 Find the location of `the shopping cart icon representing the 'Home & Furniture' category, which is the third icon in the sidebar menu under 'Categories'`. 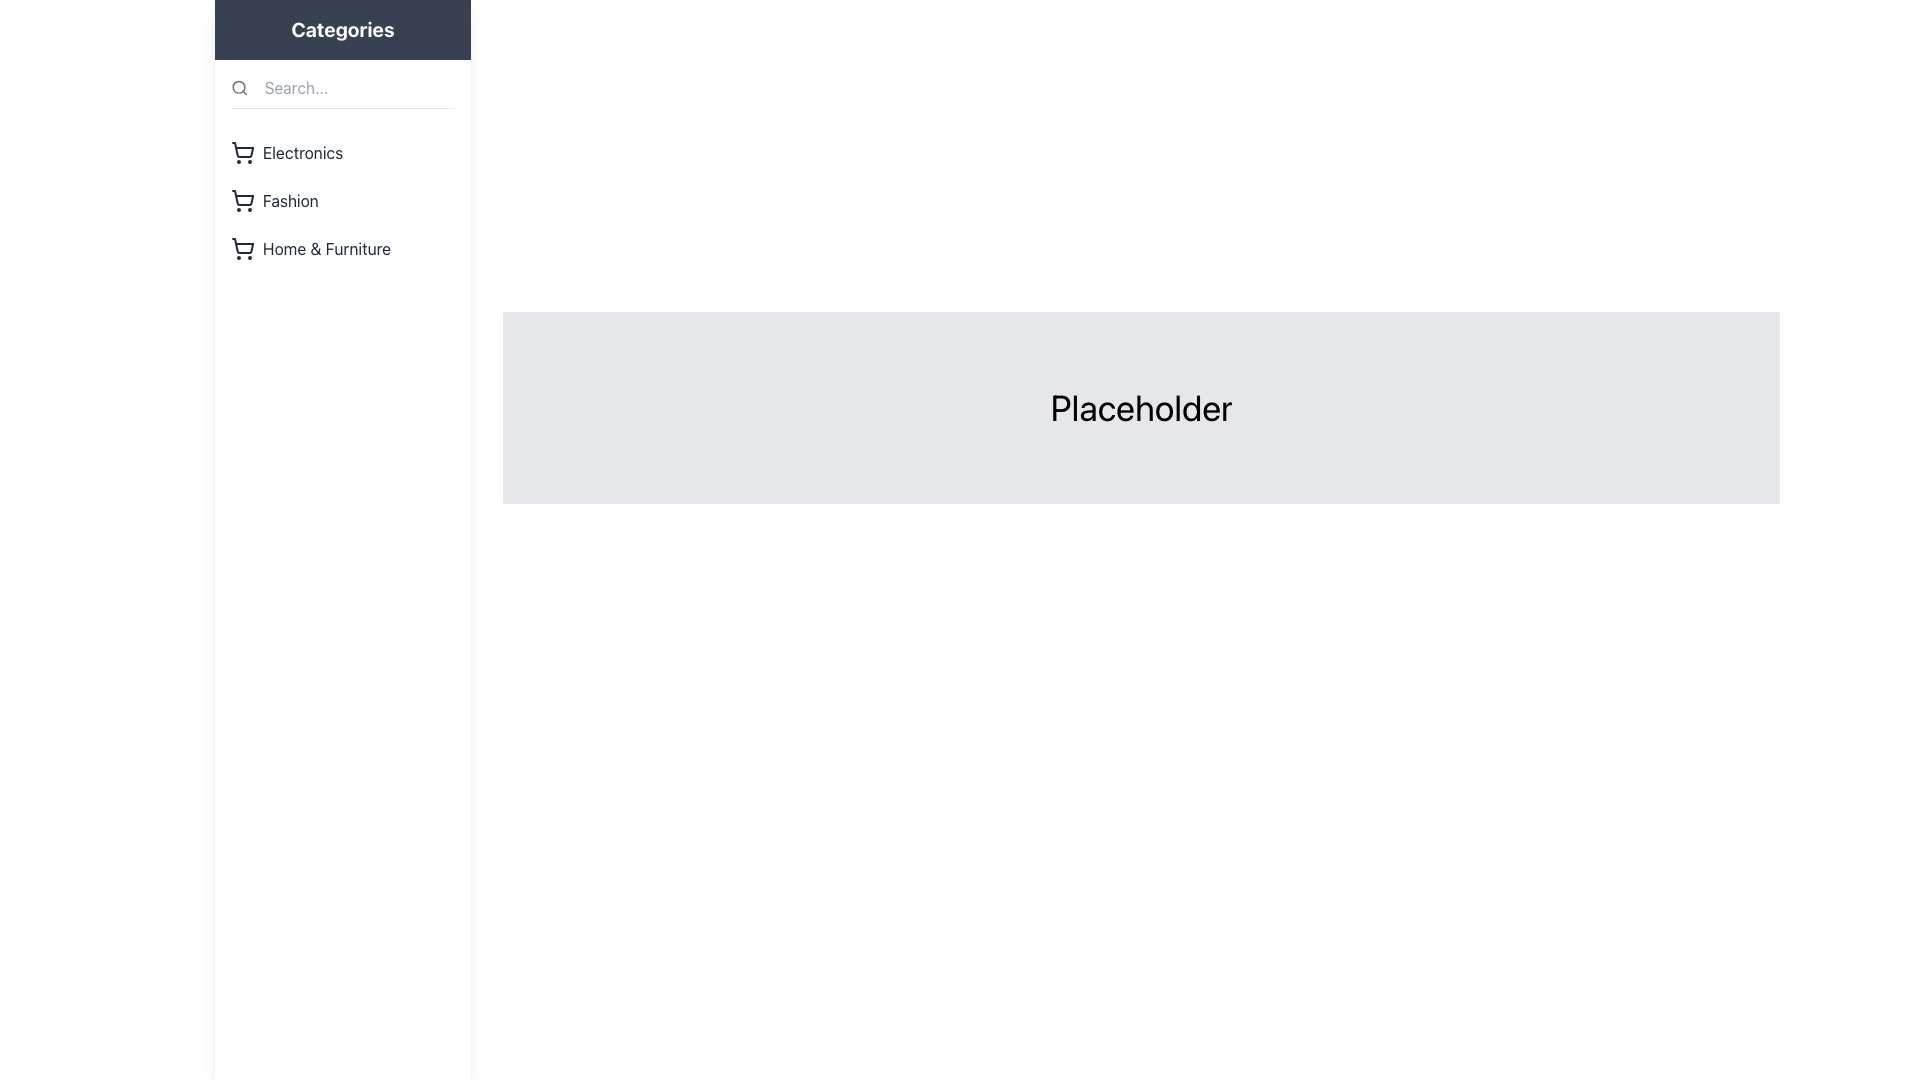

the shopping cart icon representing the 'Home & Furniture' category, which is the third icon in the sidebar menu under 'Categories' is located at coordinates (242, 248).